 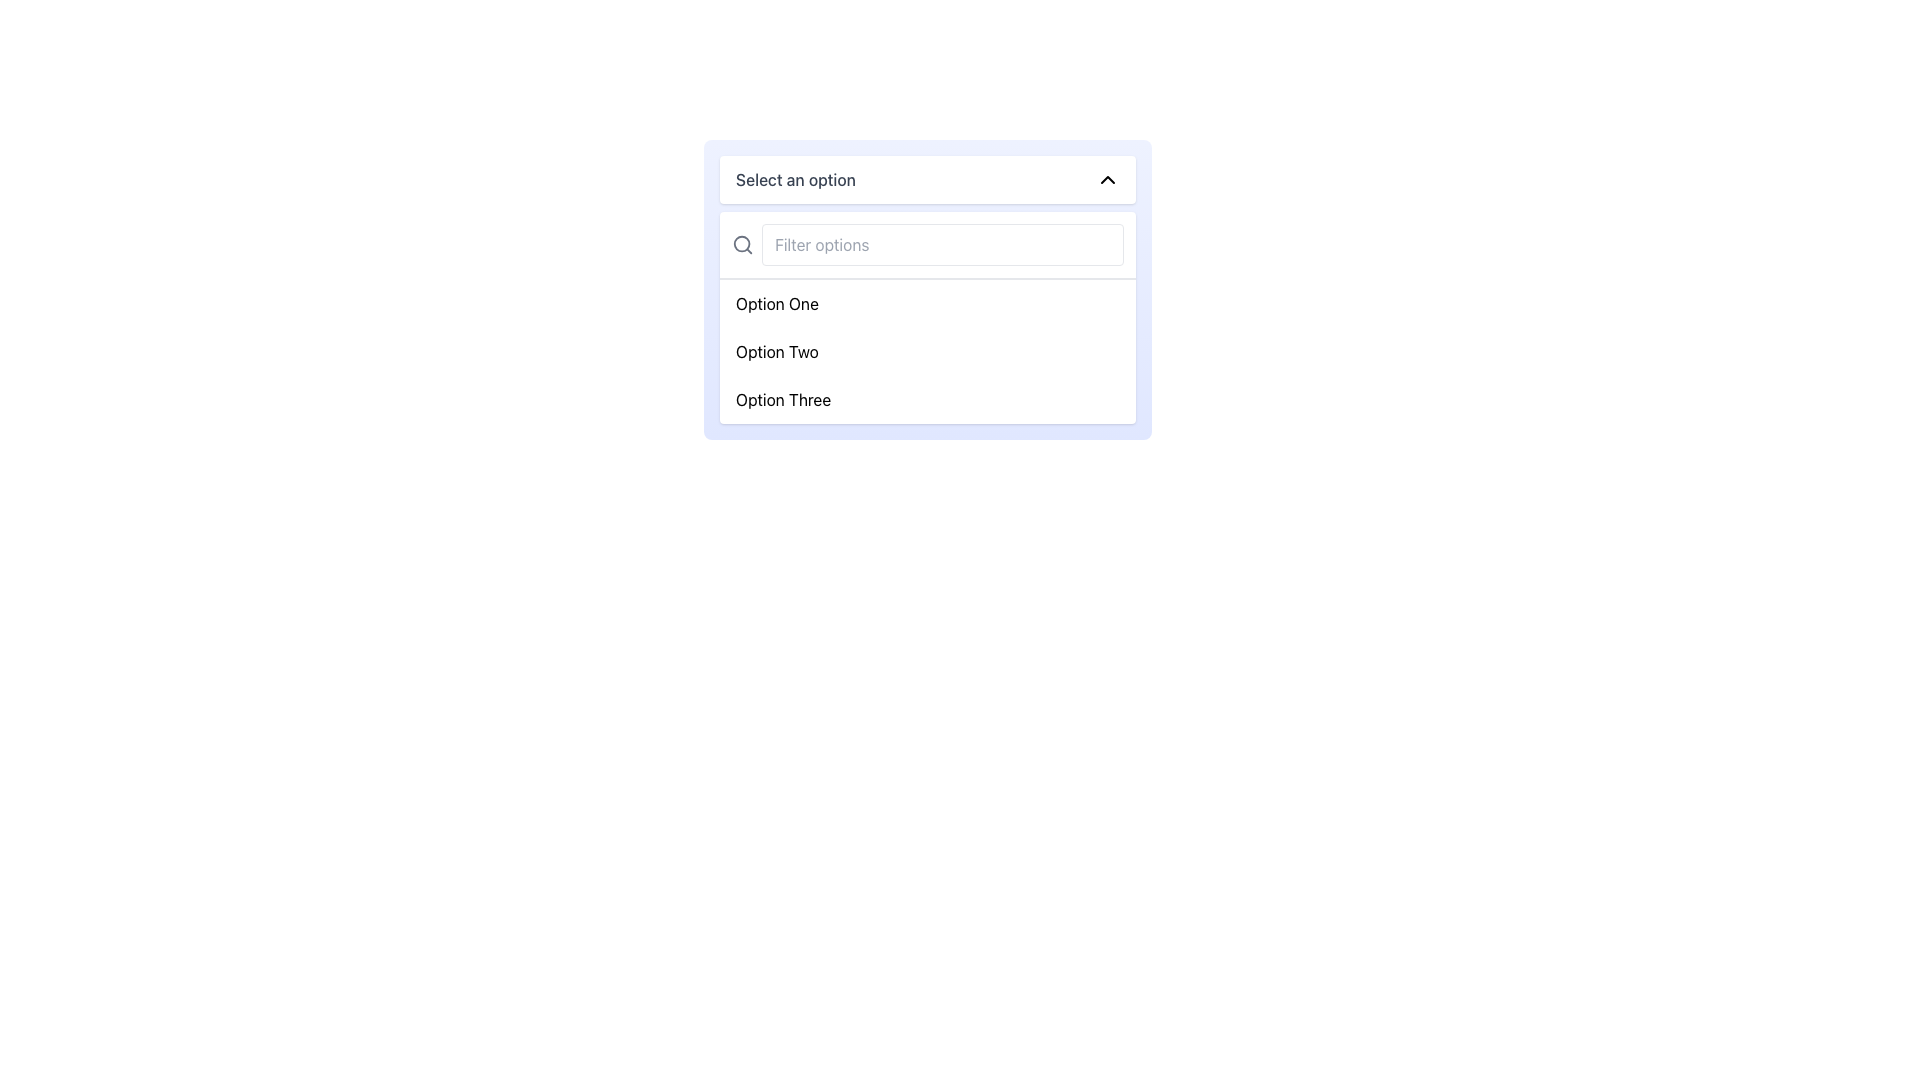 What do you see at coordinates (782, 400) in the screenshot?
I see `the text label representing the third option` at bounding box center [782, 400].